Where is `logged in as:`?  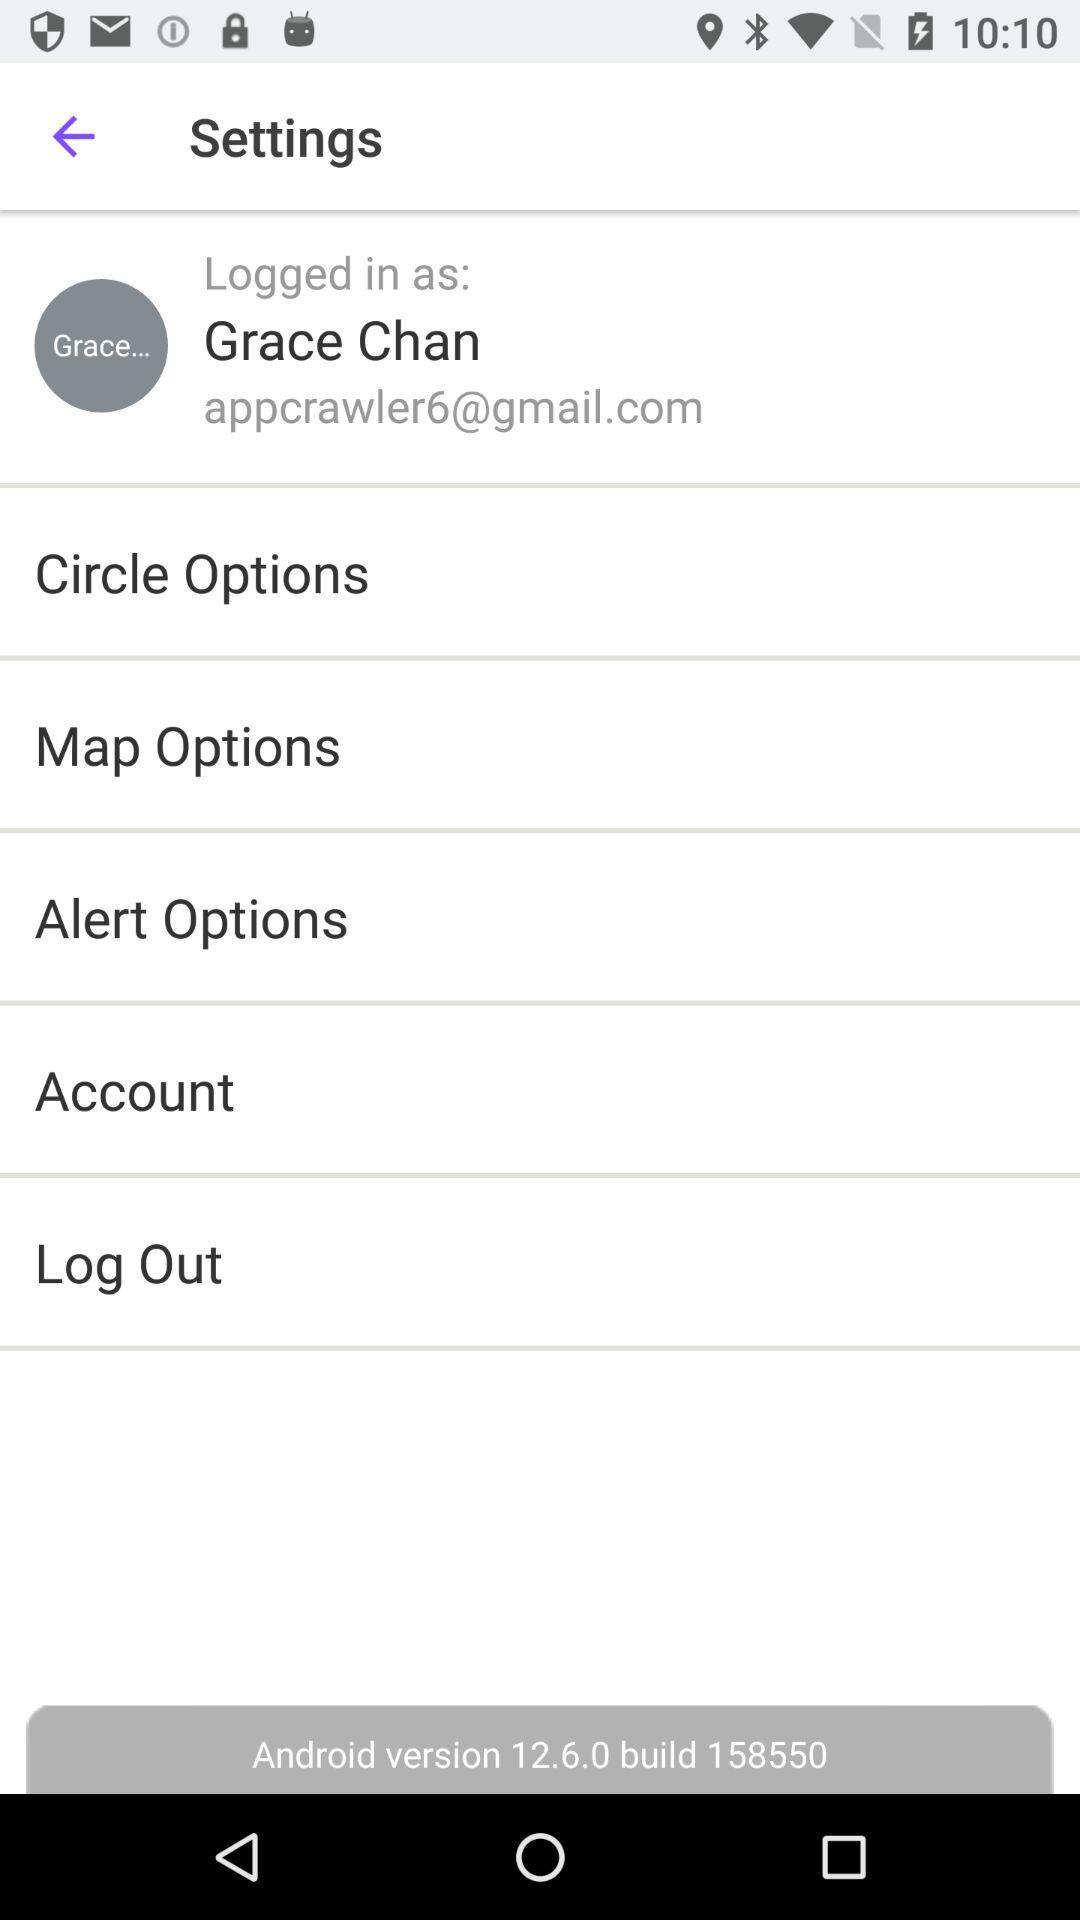 logged in as: is located at coordinates (336, 270).